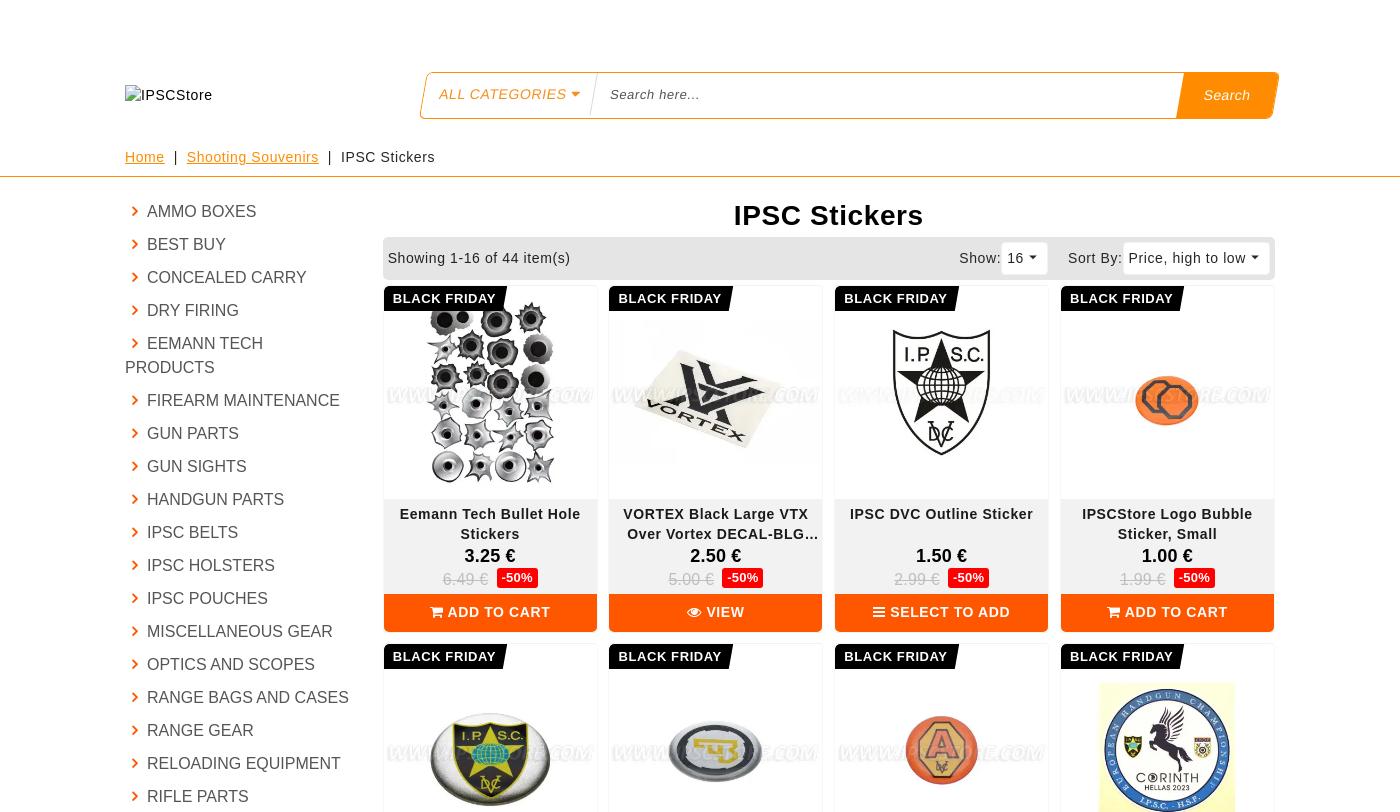 Image resolution: width=1400 pixels, height=812 pixels. Describe the element at coordinates (333, 22) in the screenshot. I see `'SPECIAL PRICE'` at that location.